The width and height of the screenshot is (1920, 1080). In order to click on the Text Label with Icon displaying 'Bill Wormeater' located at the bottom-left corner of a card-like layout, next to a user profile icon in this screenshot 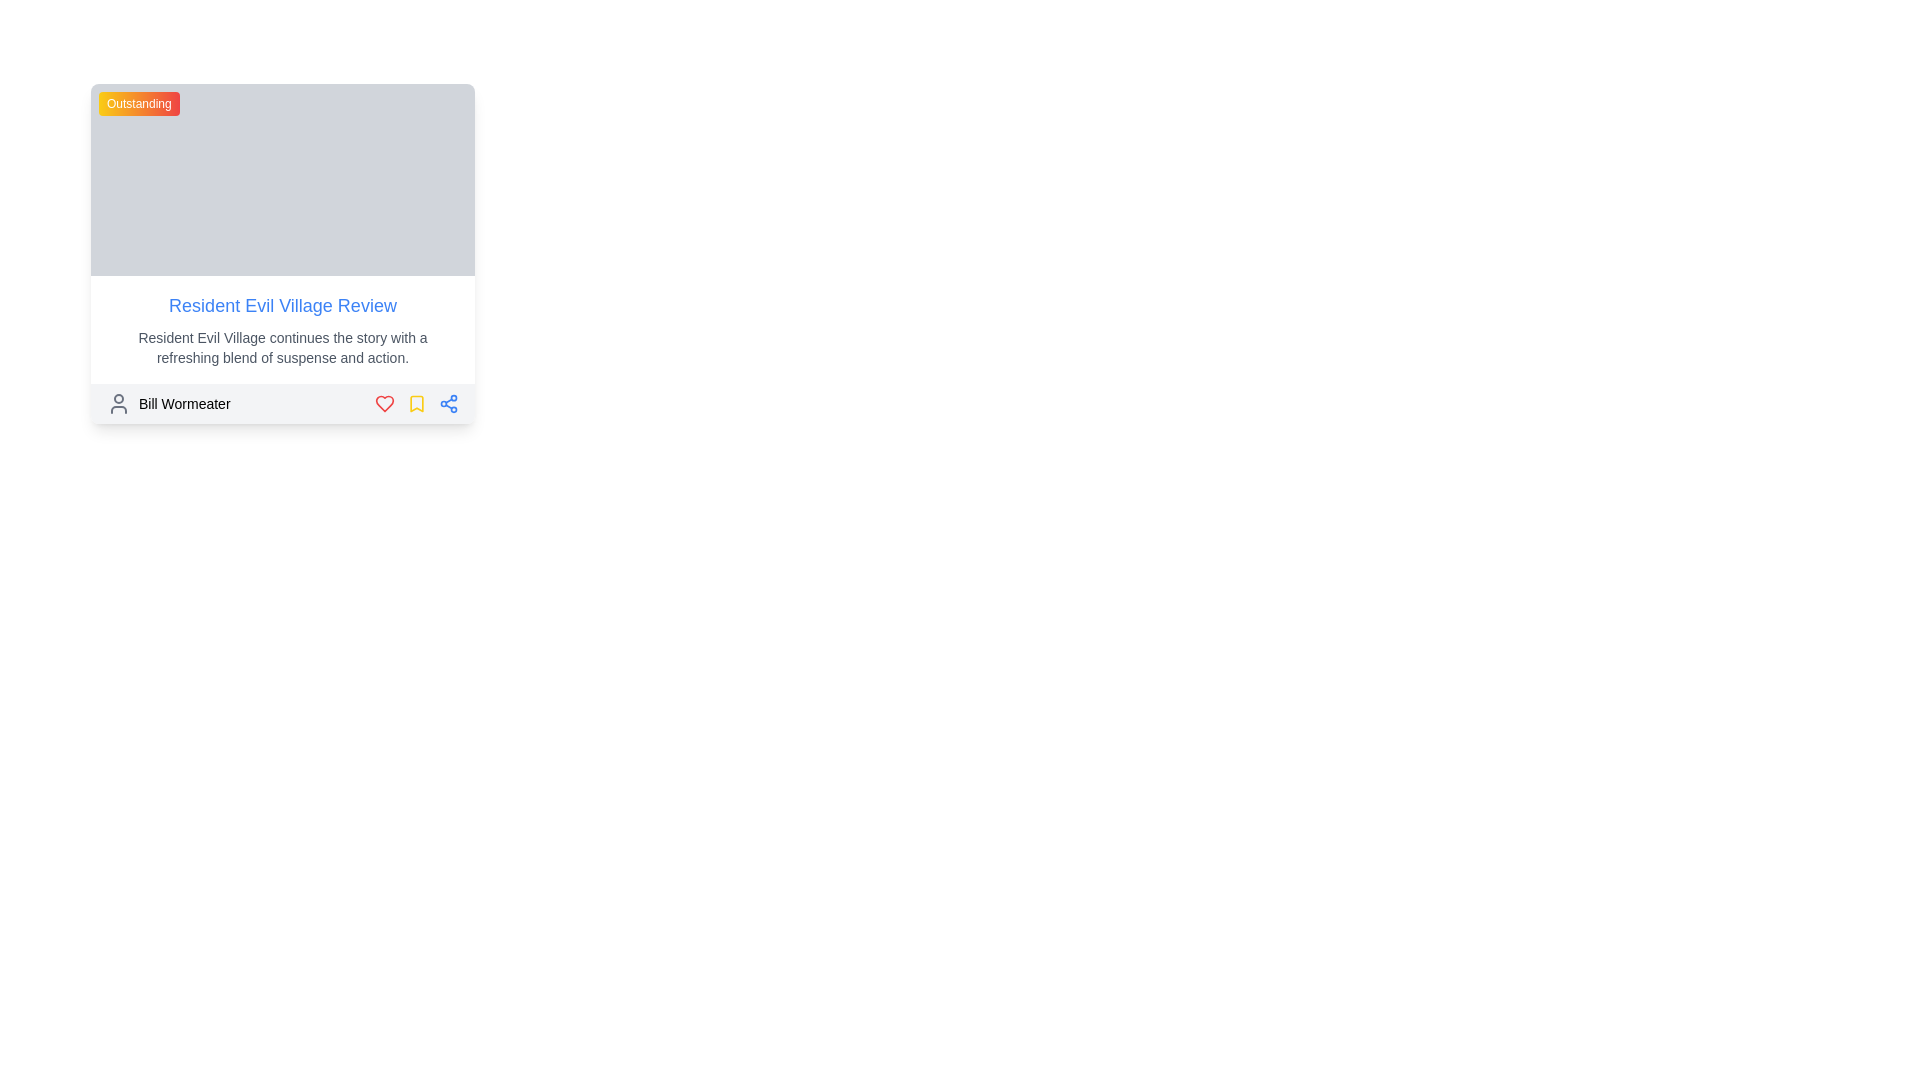, I will do `click(168, 404)`.